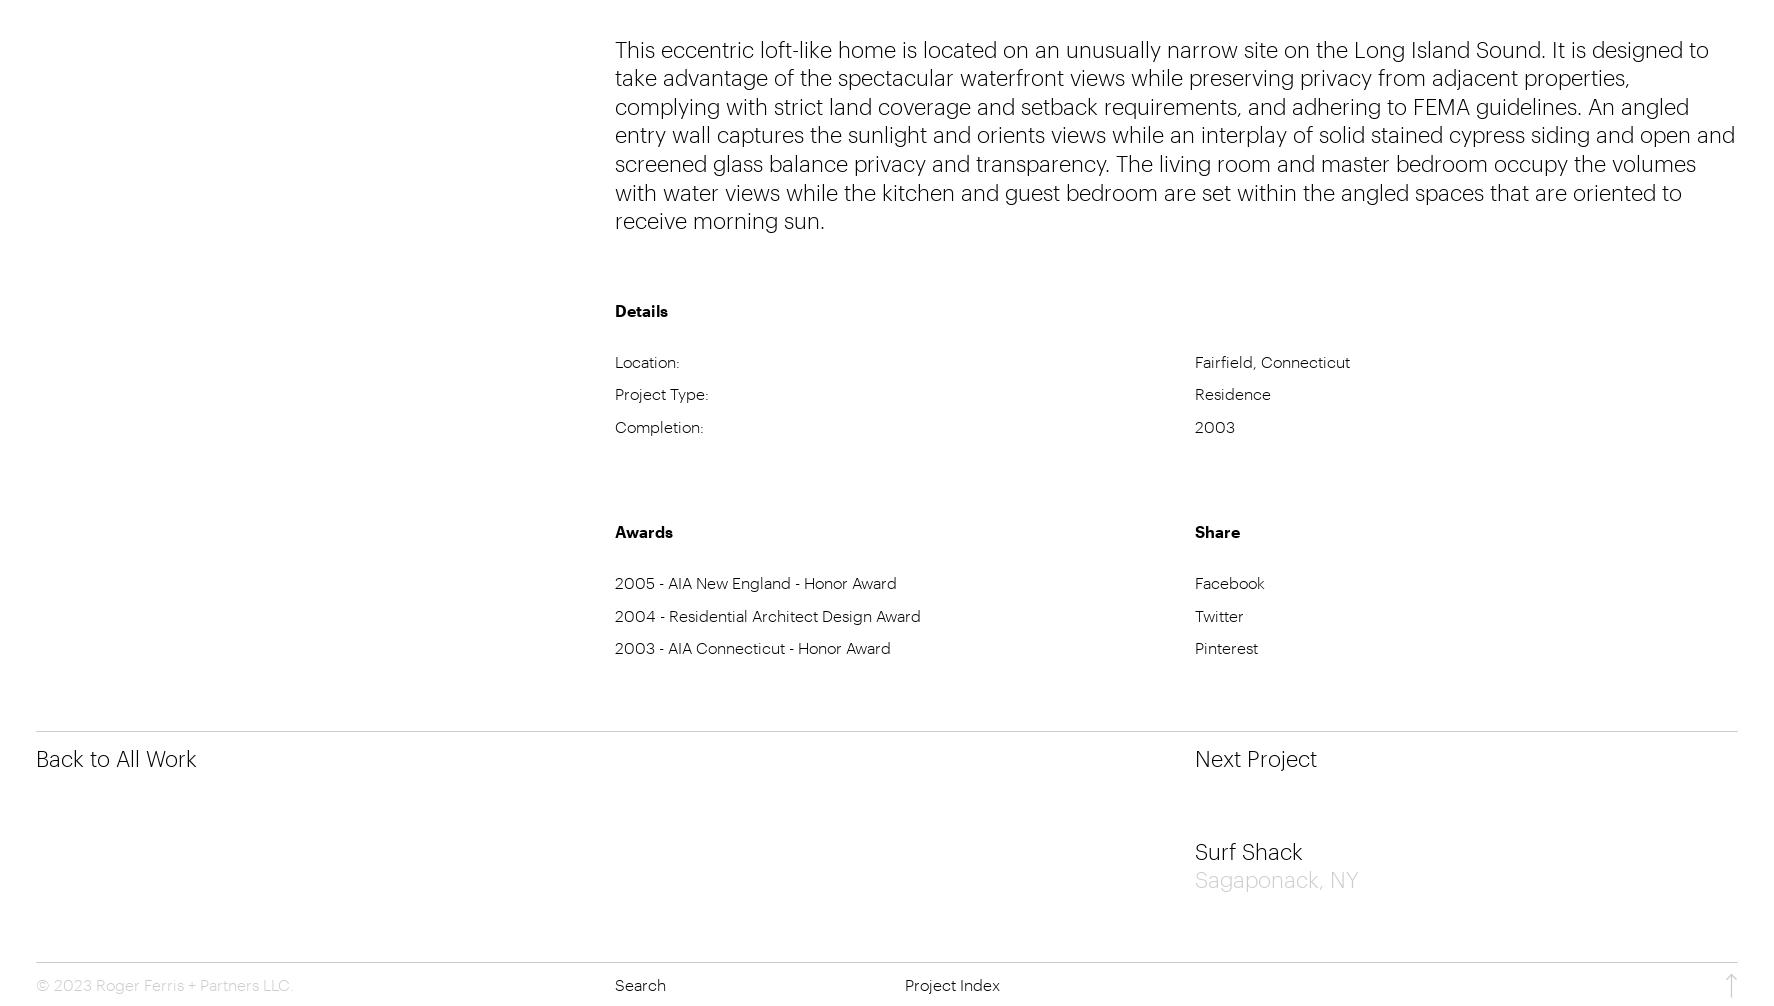  Describe the element at coordinates (614, 982) in the screenshot. I see `'Search'` at that location.